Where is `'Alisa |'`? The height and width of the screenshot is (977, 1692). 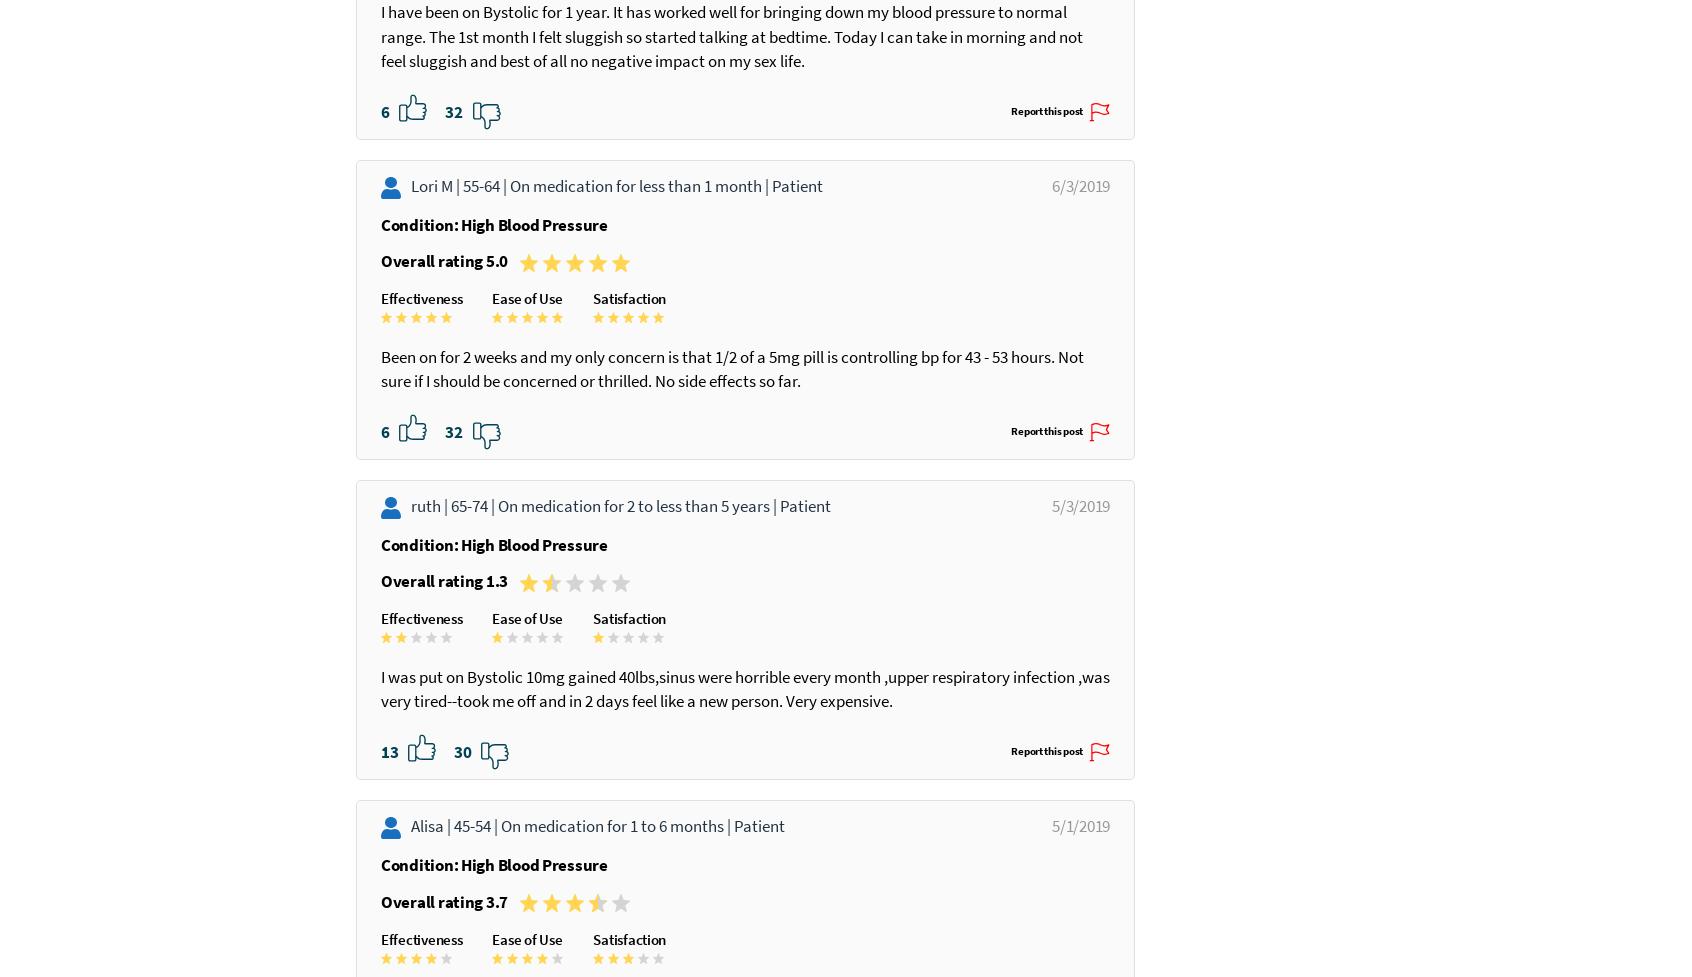 'Alisa |' is located at coordinates (410, 921).